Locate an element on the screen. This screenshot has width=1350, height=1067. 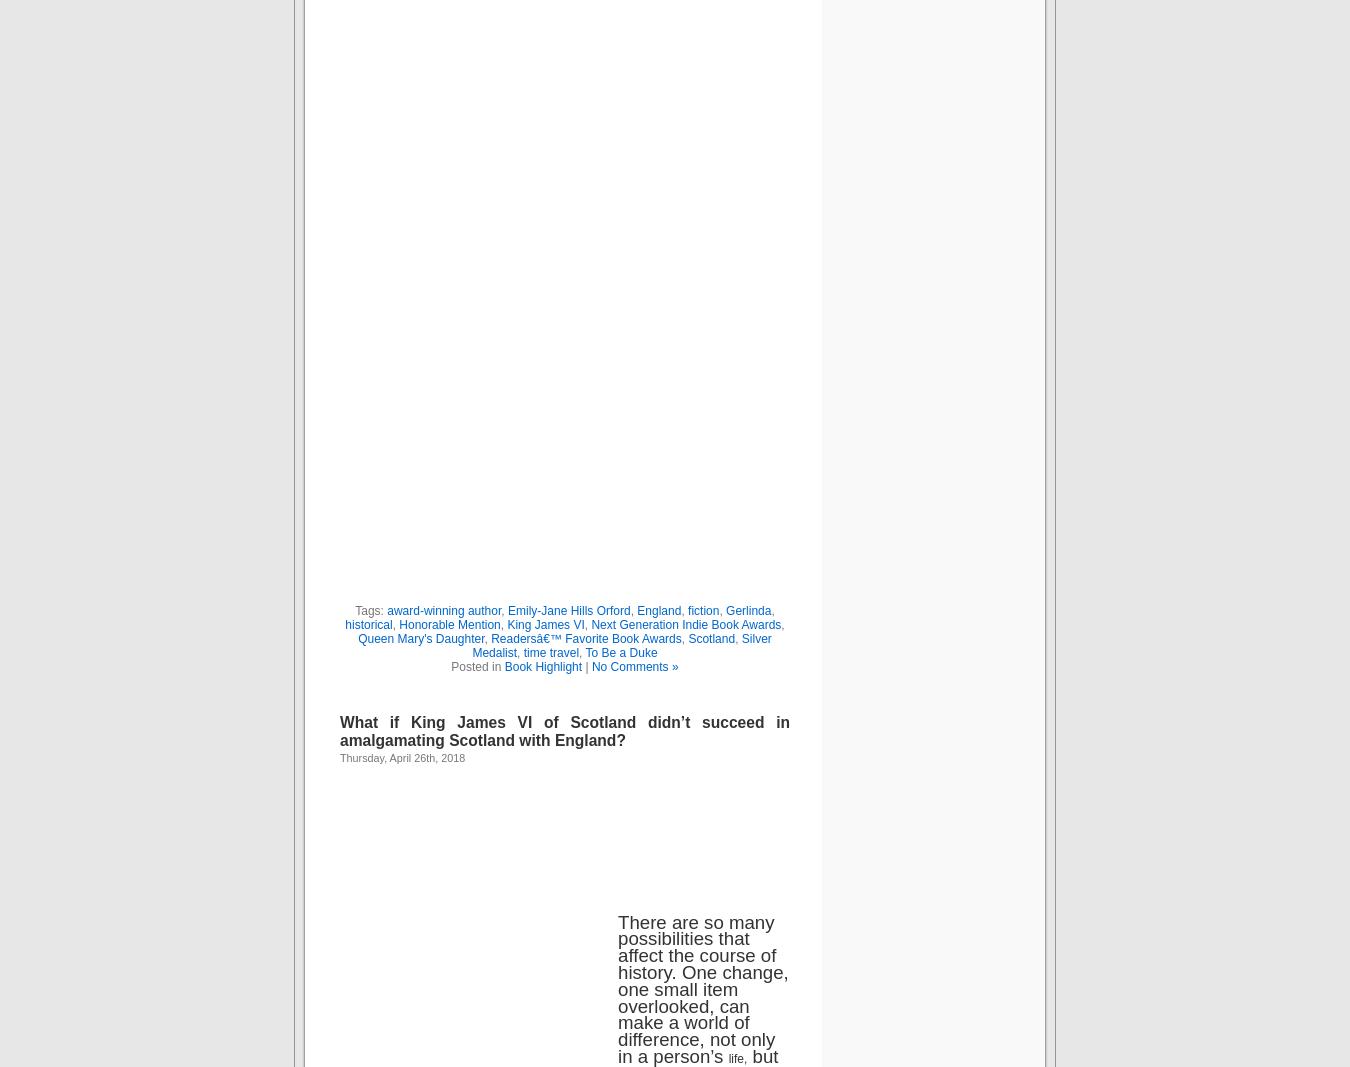
'Queen Mary's Daughter' is located at coordinates (421, 637).